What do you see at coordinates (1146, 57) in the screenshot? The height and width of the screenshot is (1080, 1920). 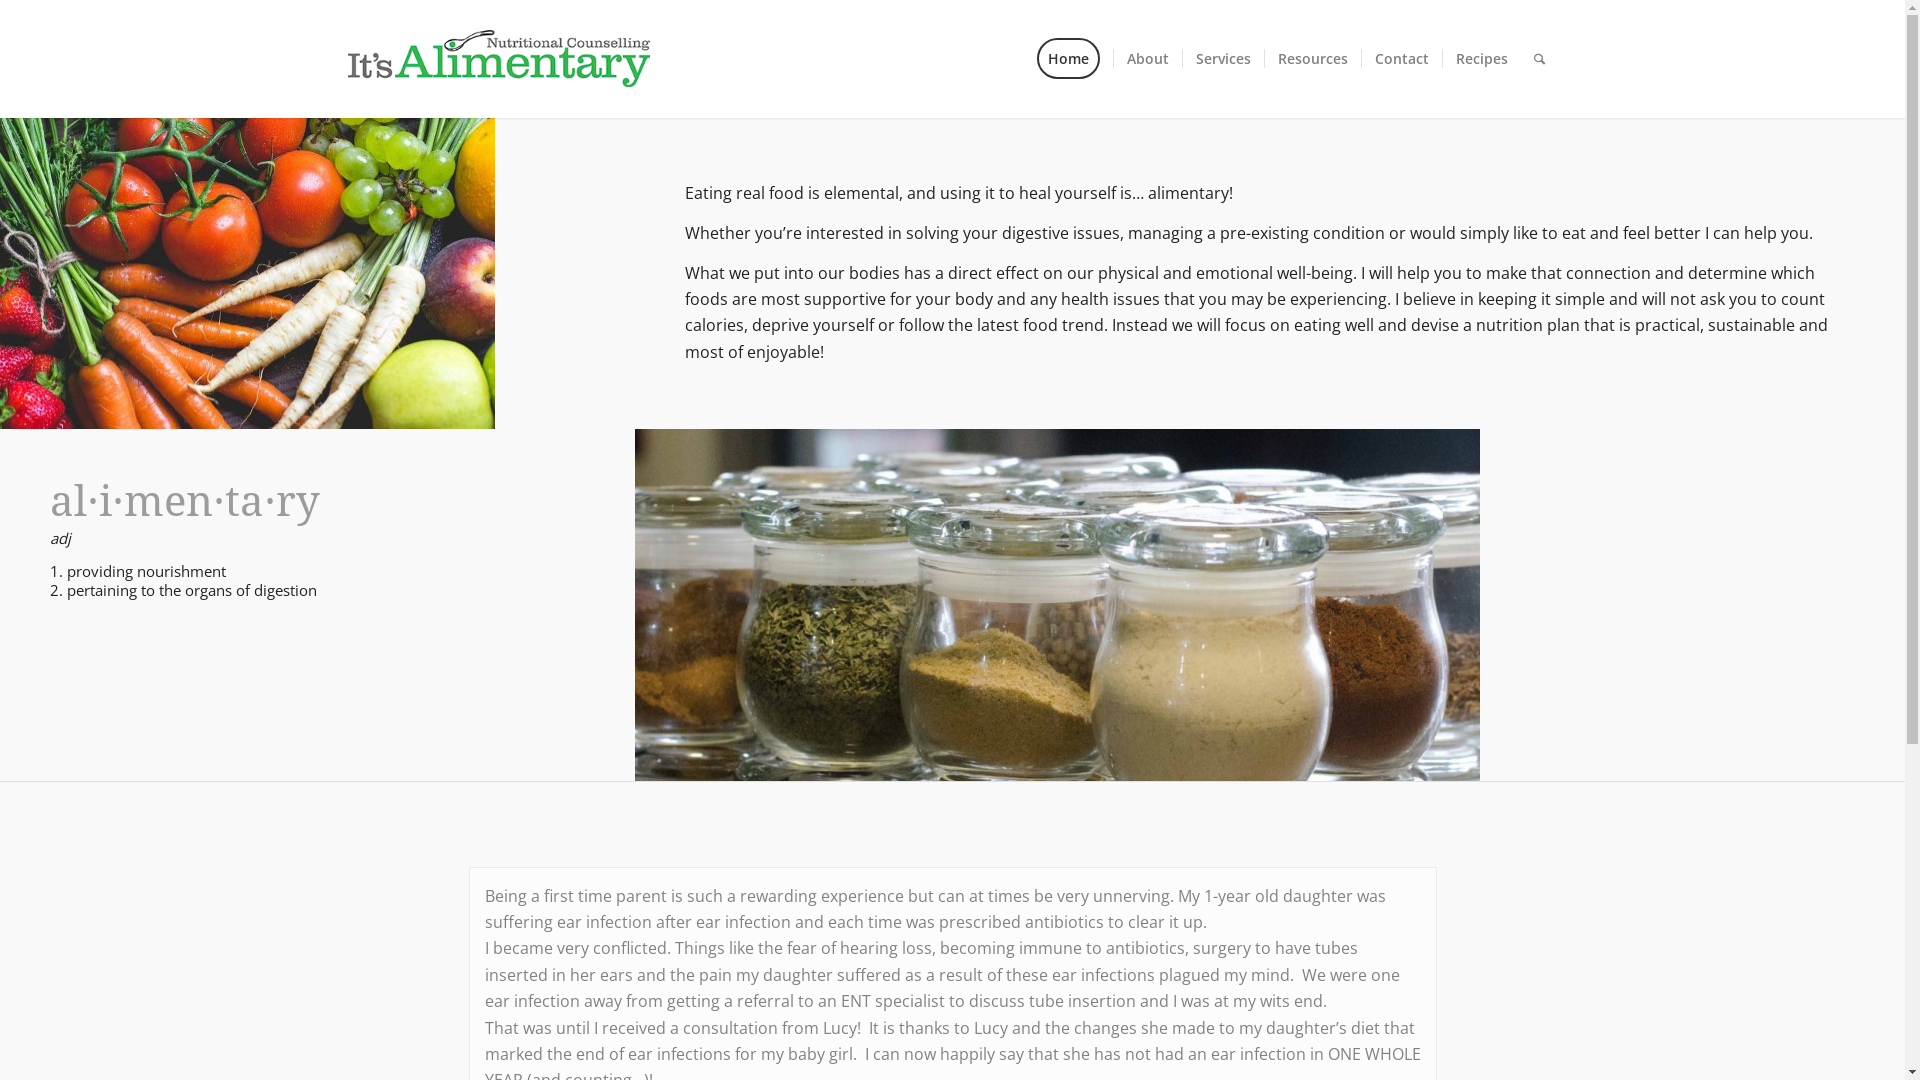 I see `'About'` at bounding box center [1146, 57].